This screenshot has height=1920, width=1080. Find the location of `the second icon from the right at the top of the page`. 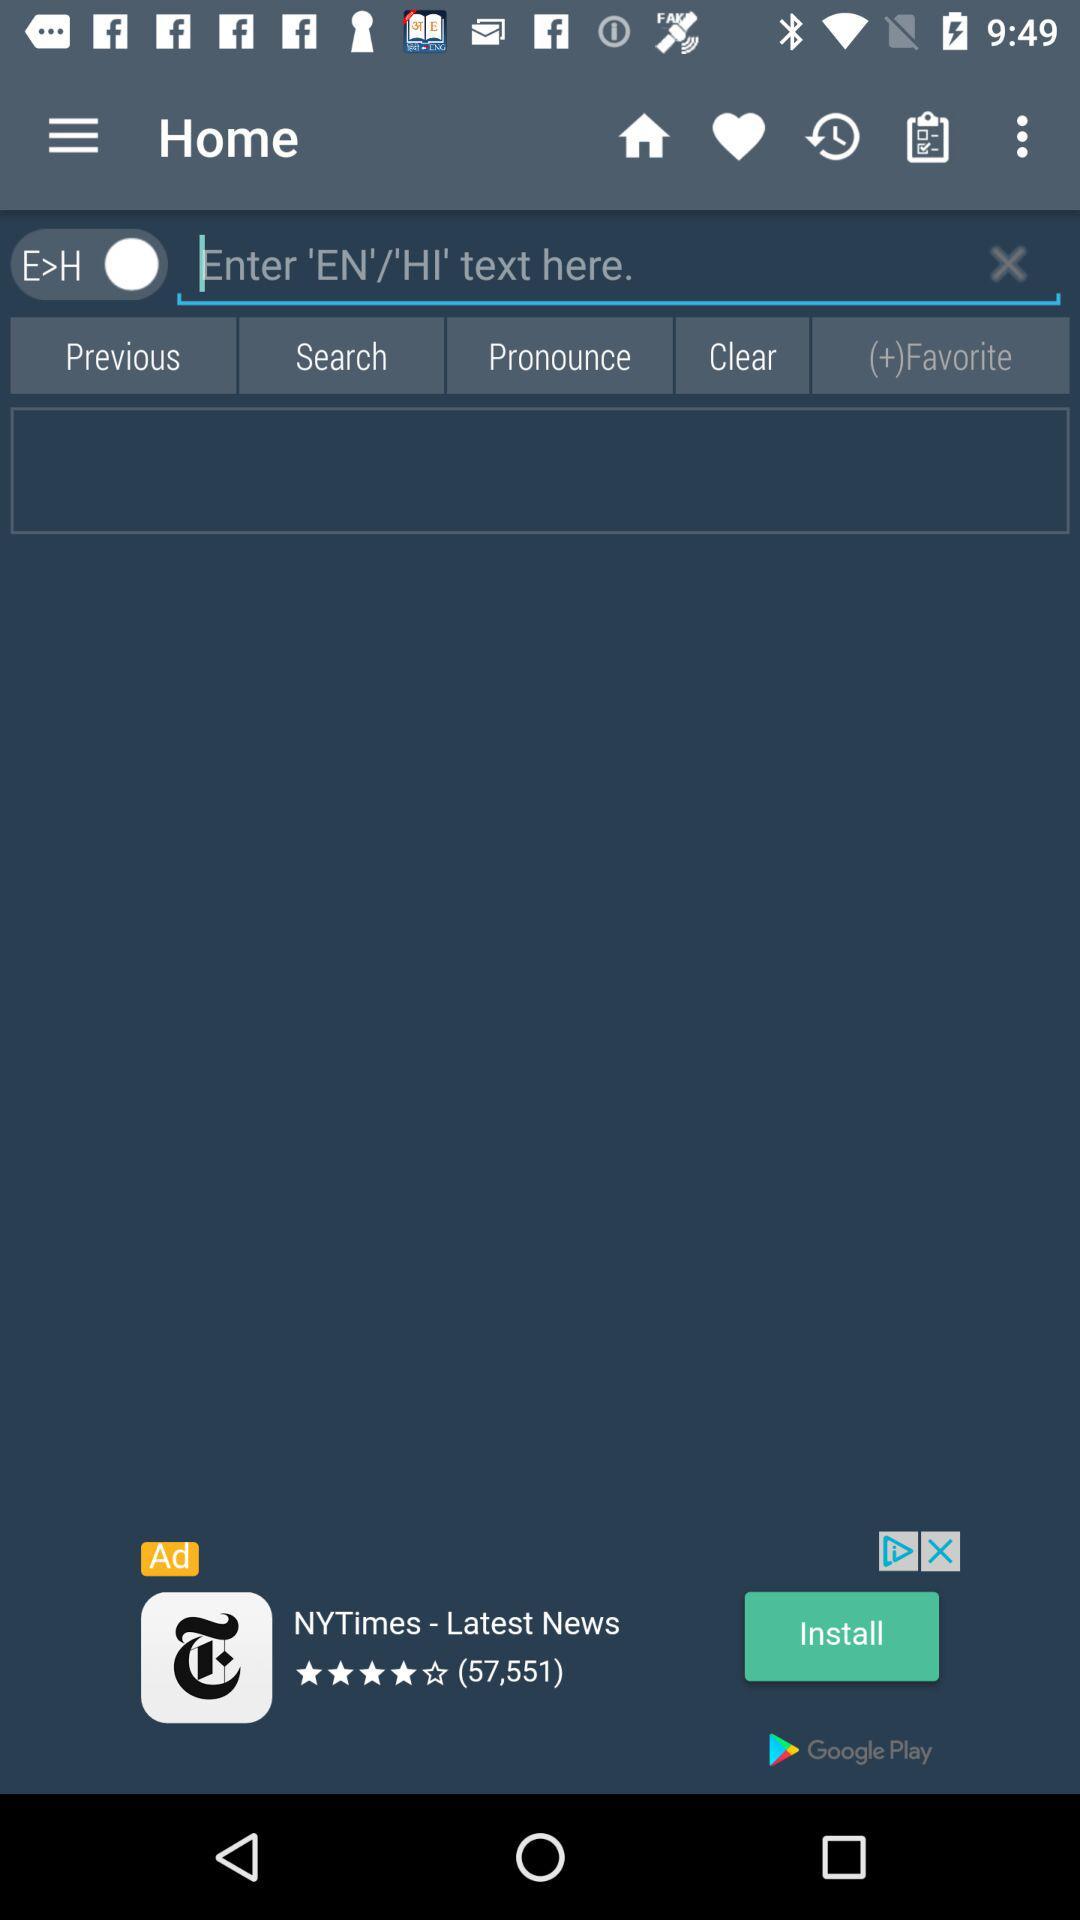

the second icon from the right at the top of the page is located at coordinates (928, 136).